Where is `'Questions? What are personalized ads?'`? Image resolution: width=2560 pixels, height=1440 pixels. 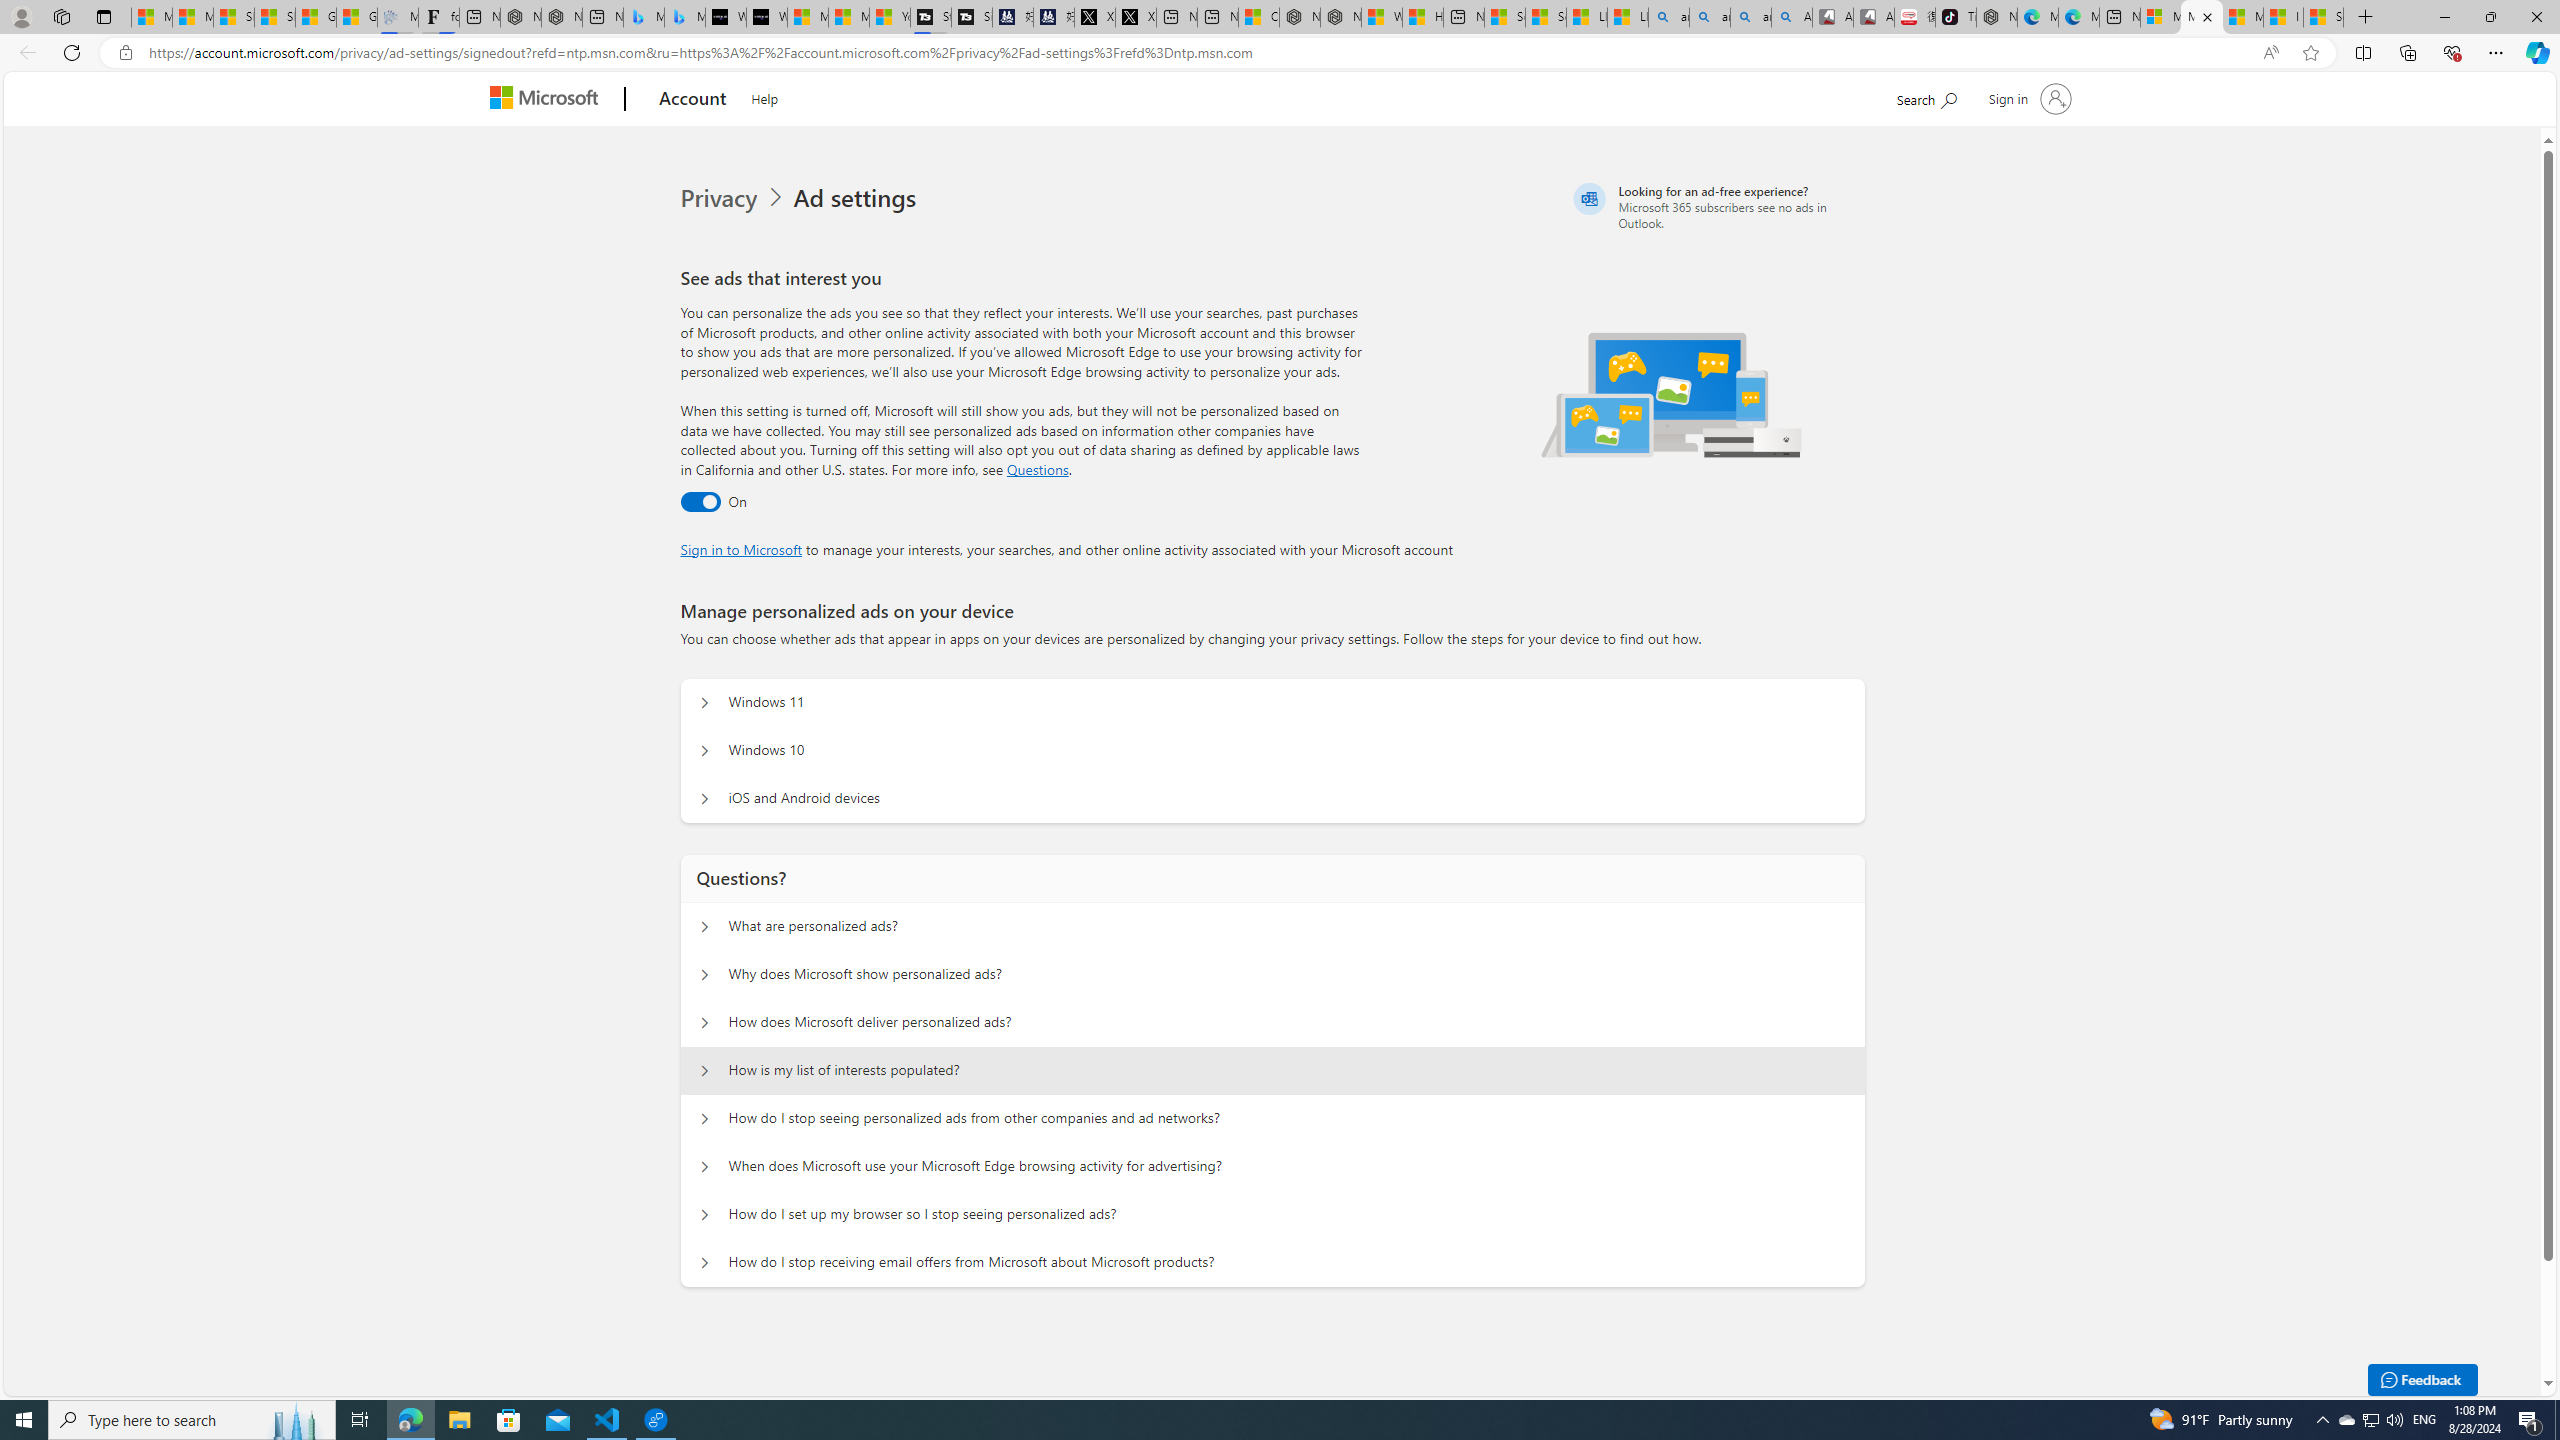 'Questions? What are personalized ads?' is located at coordinates (705, 926).